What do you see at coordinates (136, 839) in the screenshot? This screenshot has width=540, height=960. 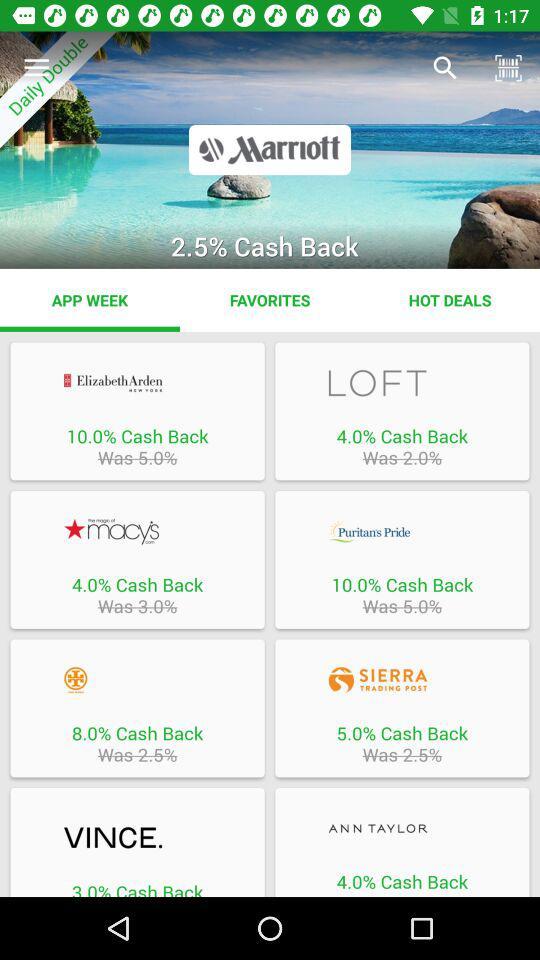 I see `the website vince` at bounding box center [136, 839].